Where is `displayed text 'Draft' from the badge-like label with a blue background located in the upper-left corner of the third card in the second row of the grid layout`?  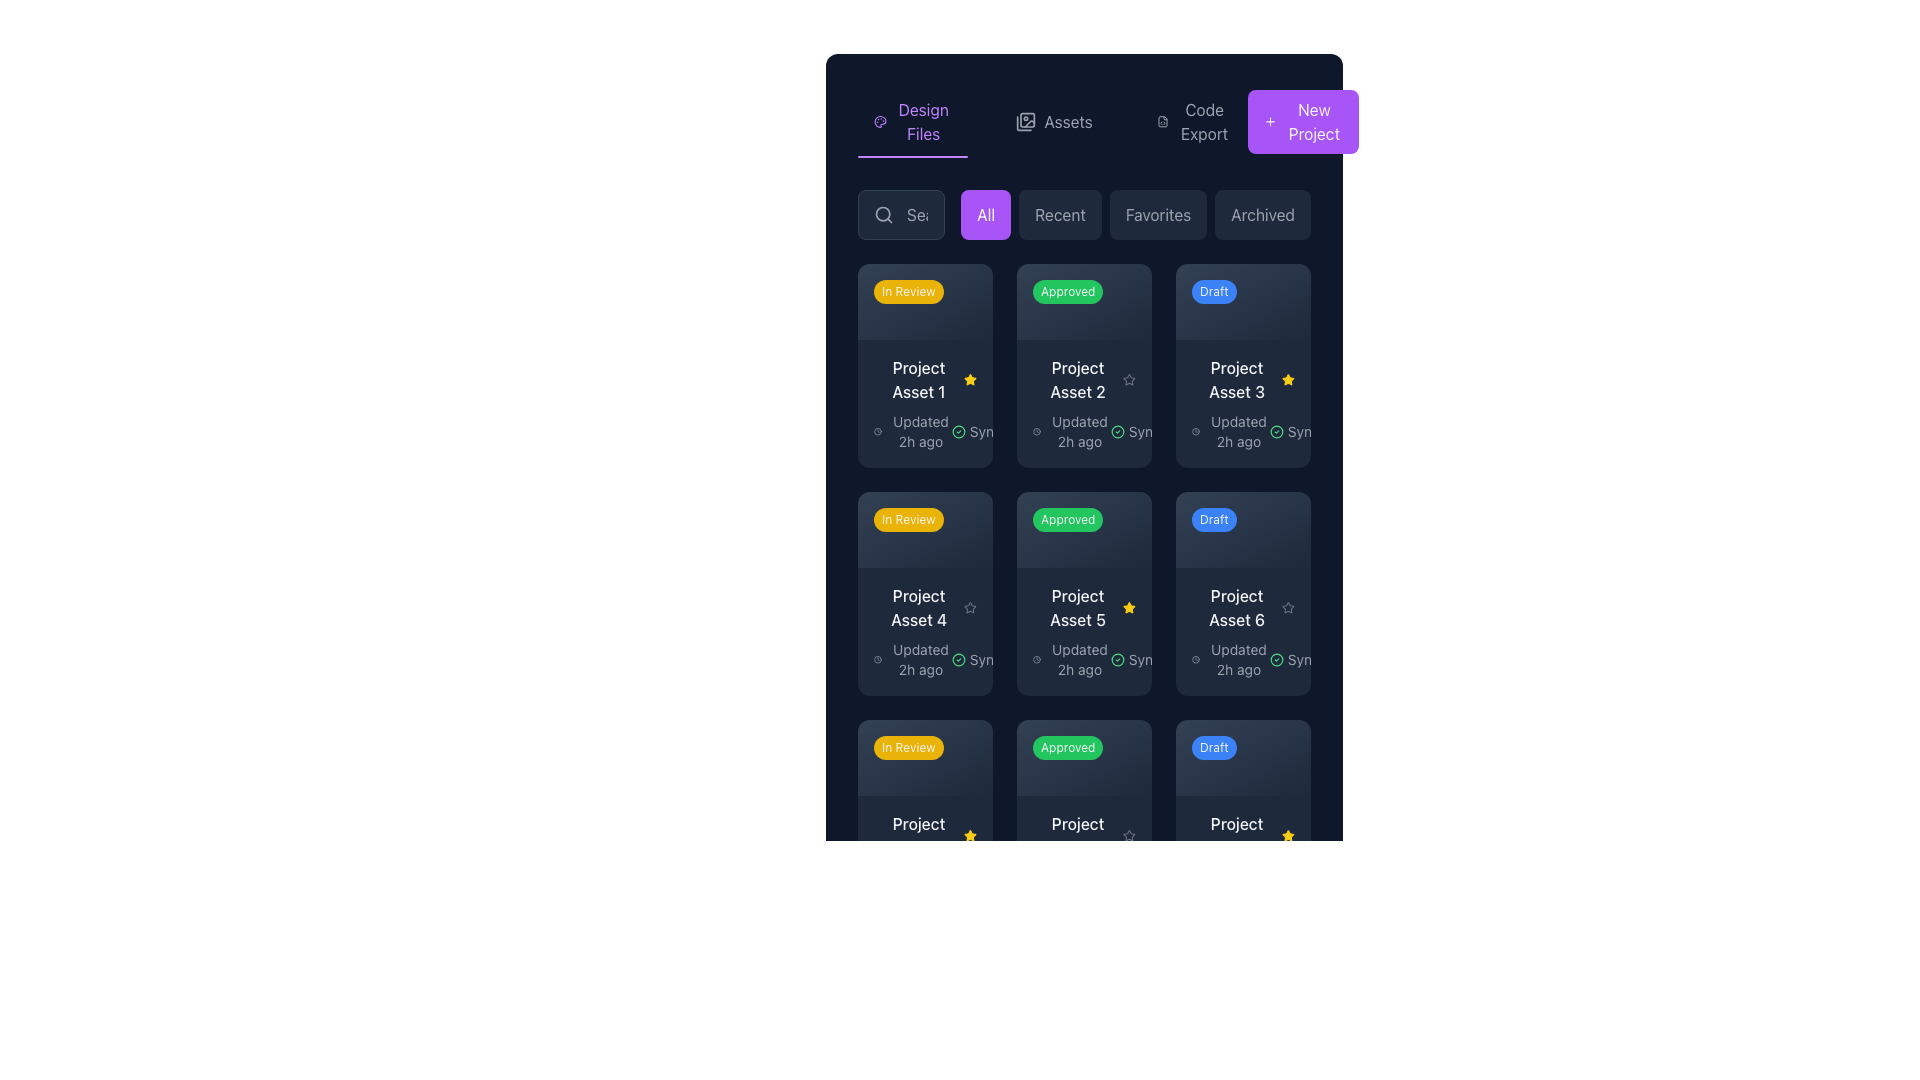 displayed text 'Draft' from the badge-like label with a blue background located in the upper-left corner of the third card in the second row of the grid layout is located at coordinates (1213, 518).